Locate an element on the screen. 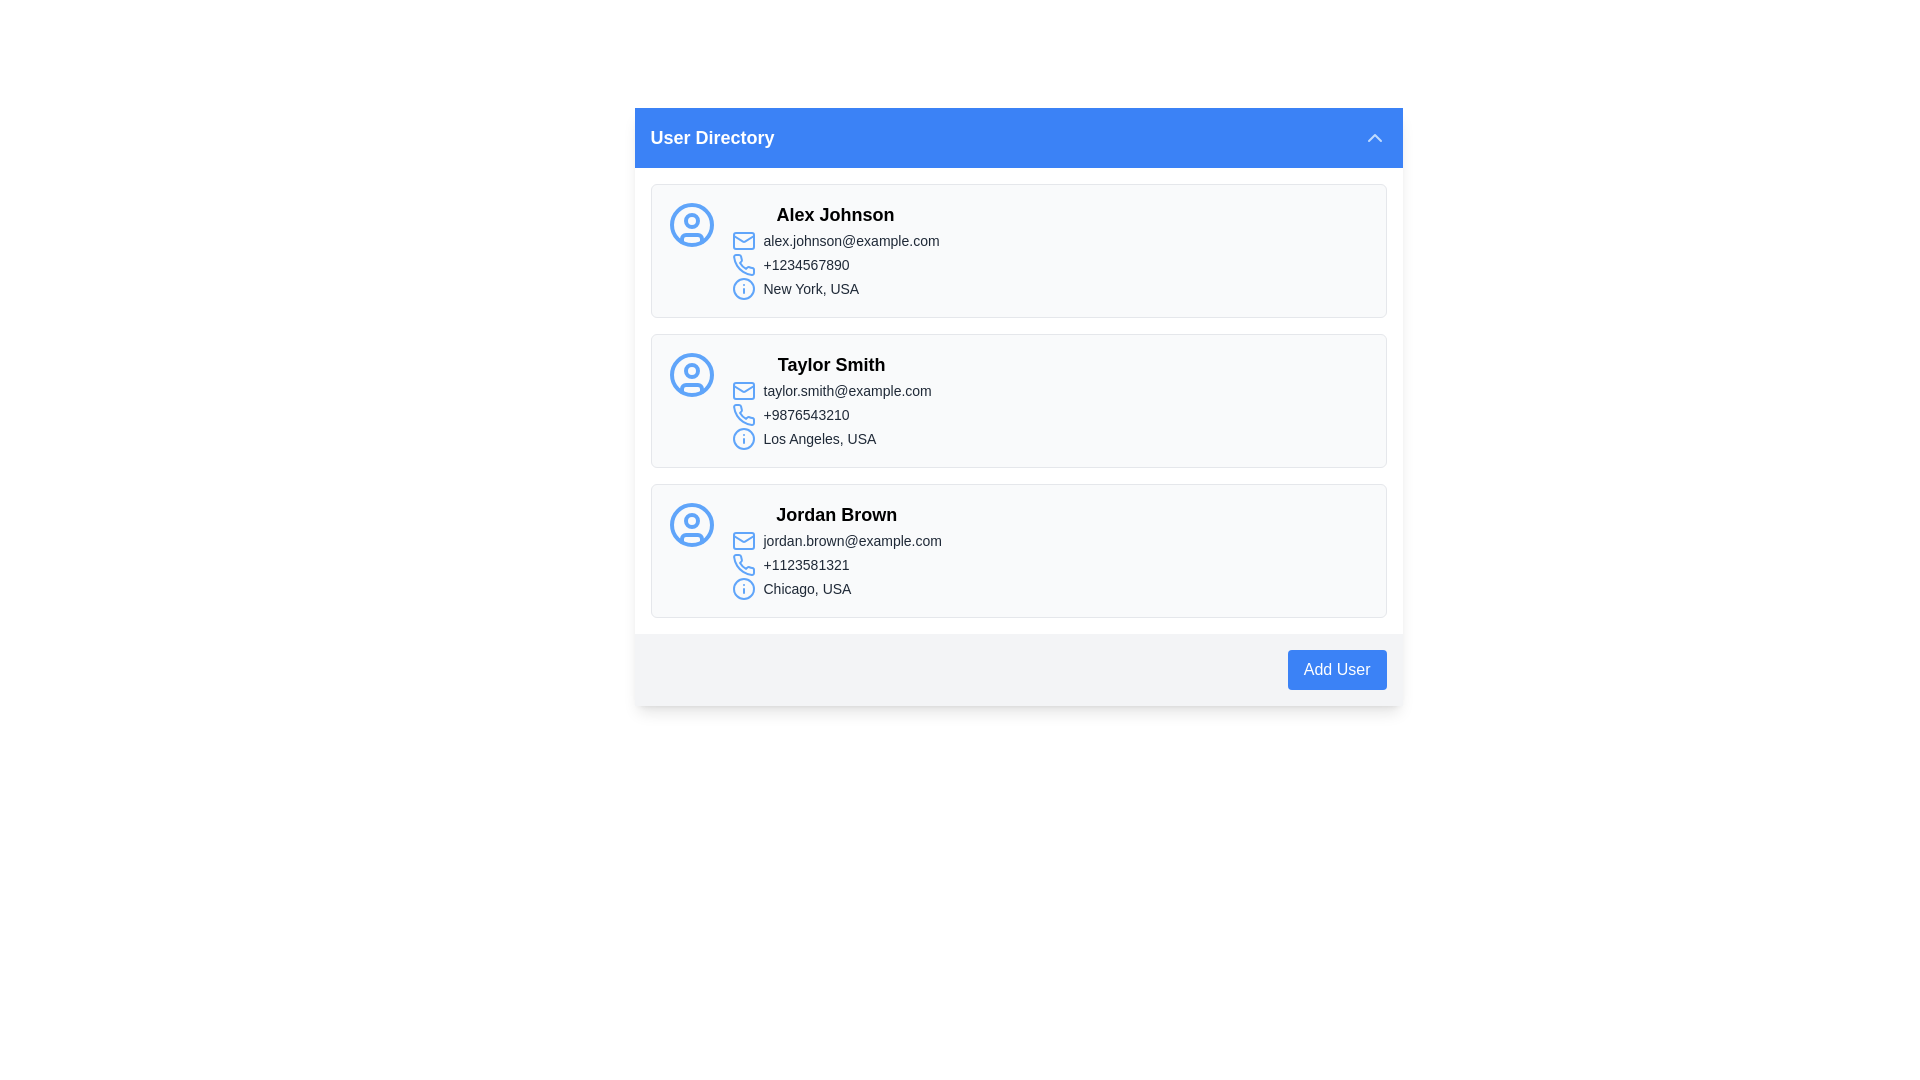 The width and height of the screenshot is (1920, 1080). the blue outlined SVG circle graphic next to Taylor Smith's phone number in the User Directory panel is located at coordinates (742, 438).